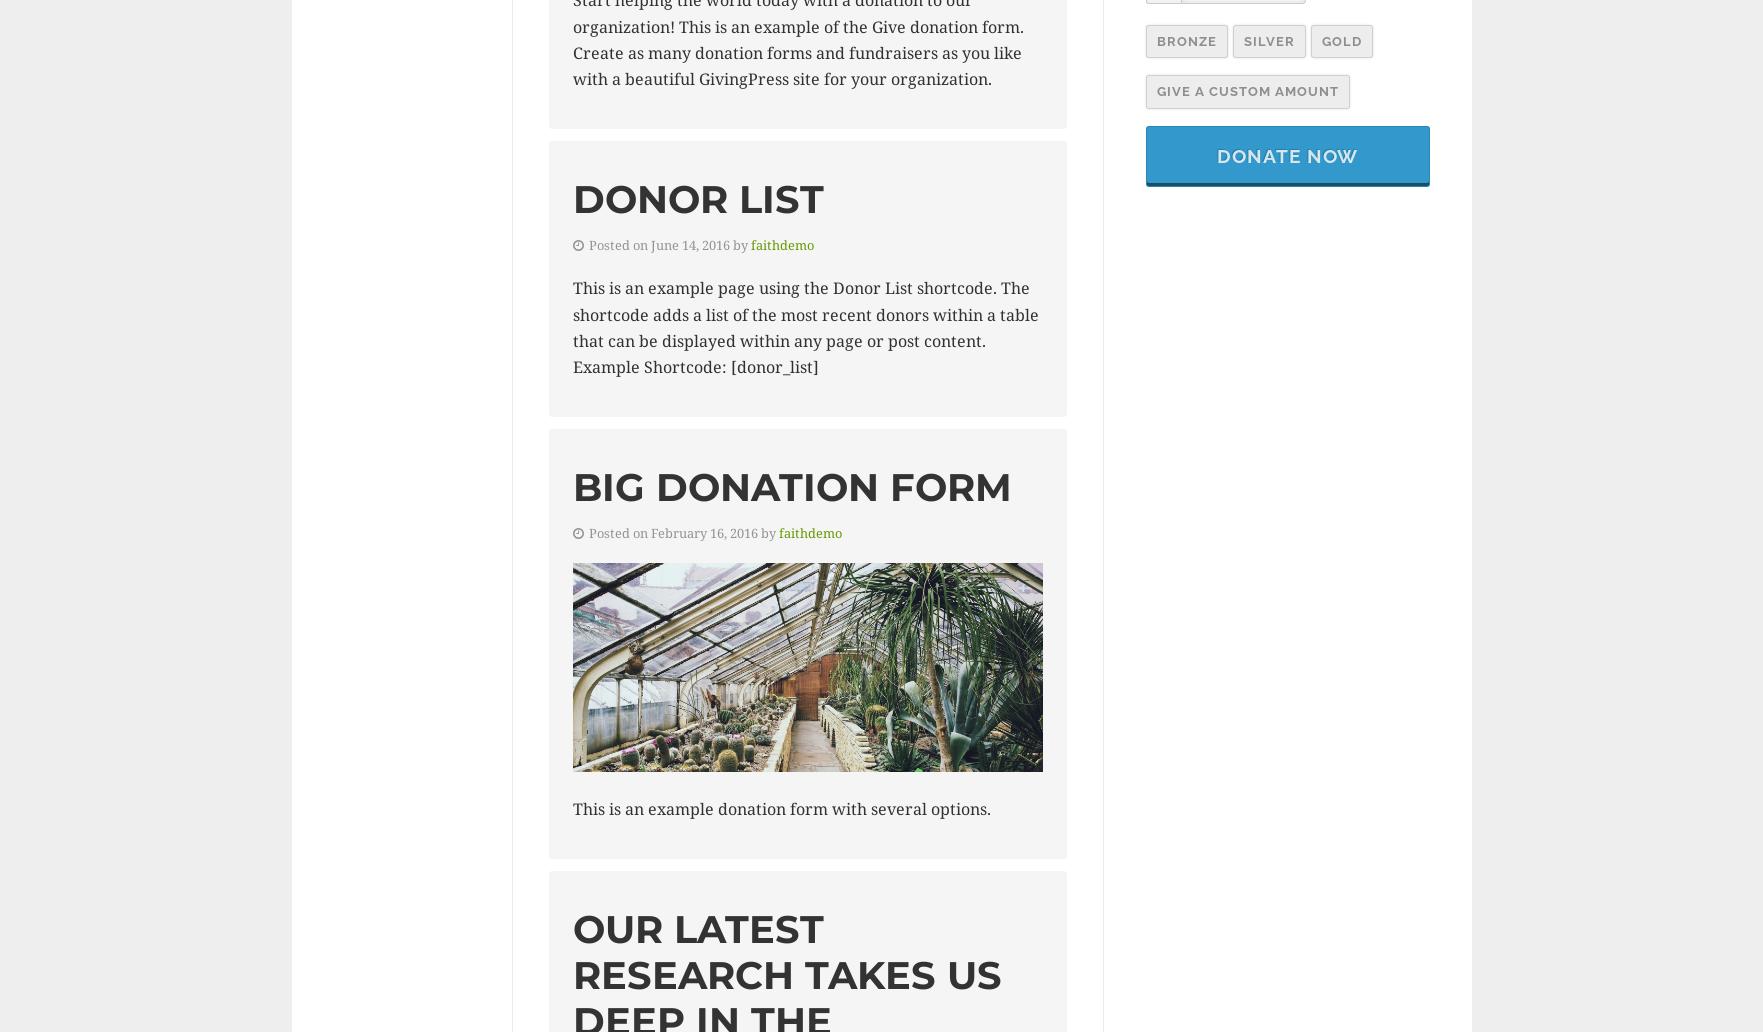 The image size is (1763, 1032). Describe the element at coordinates (791, 485) in the screenshot. I see `'Big Donation Form'` at that location.